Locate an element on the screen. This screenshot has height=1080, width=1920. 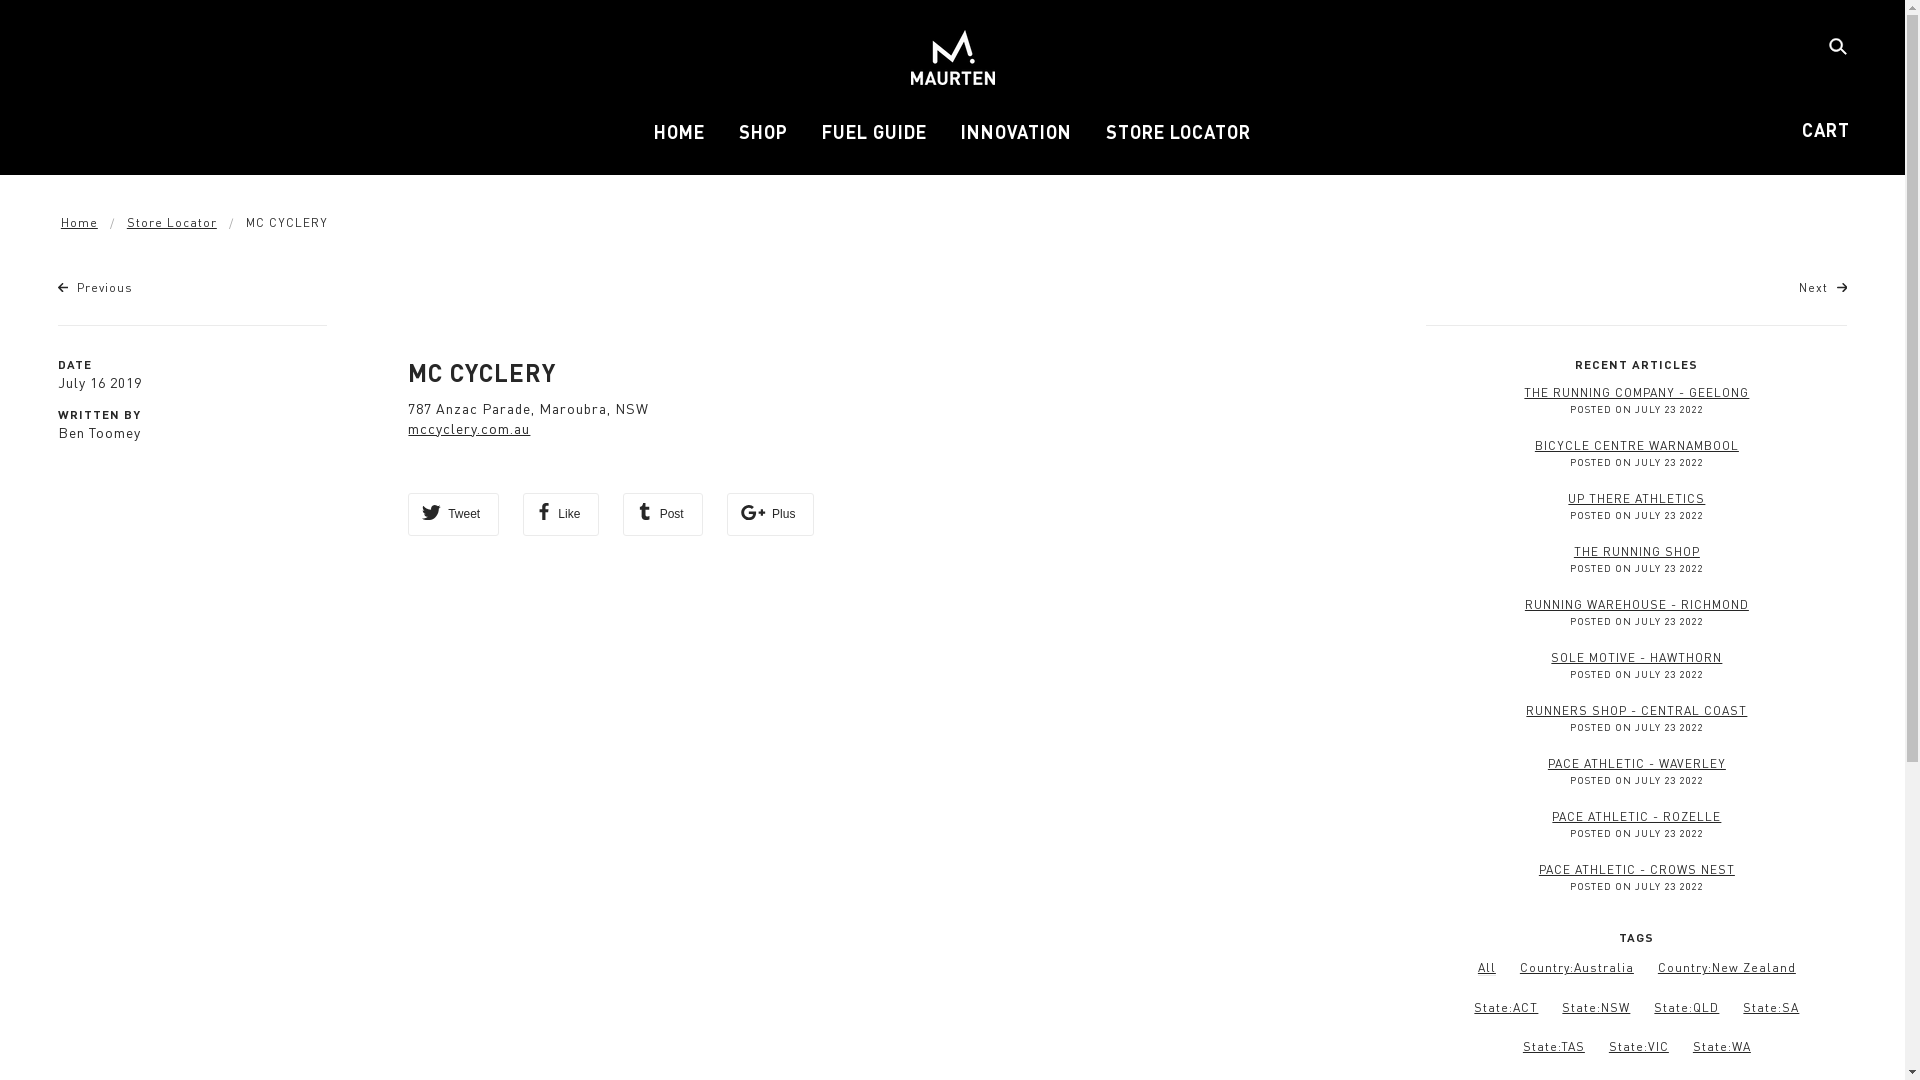
'RUNNING WAREHOUSE - RICHMOND' is located at coordinates (1636, 603).